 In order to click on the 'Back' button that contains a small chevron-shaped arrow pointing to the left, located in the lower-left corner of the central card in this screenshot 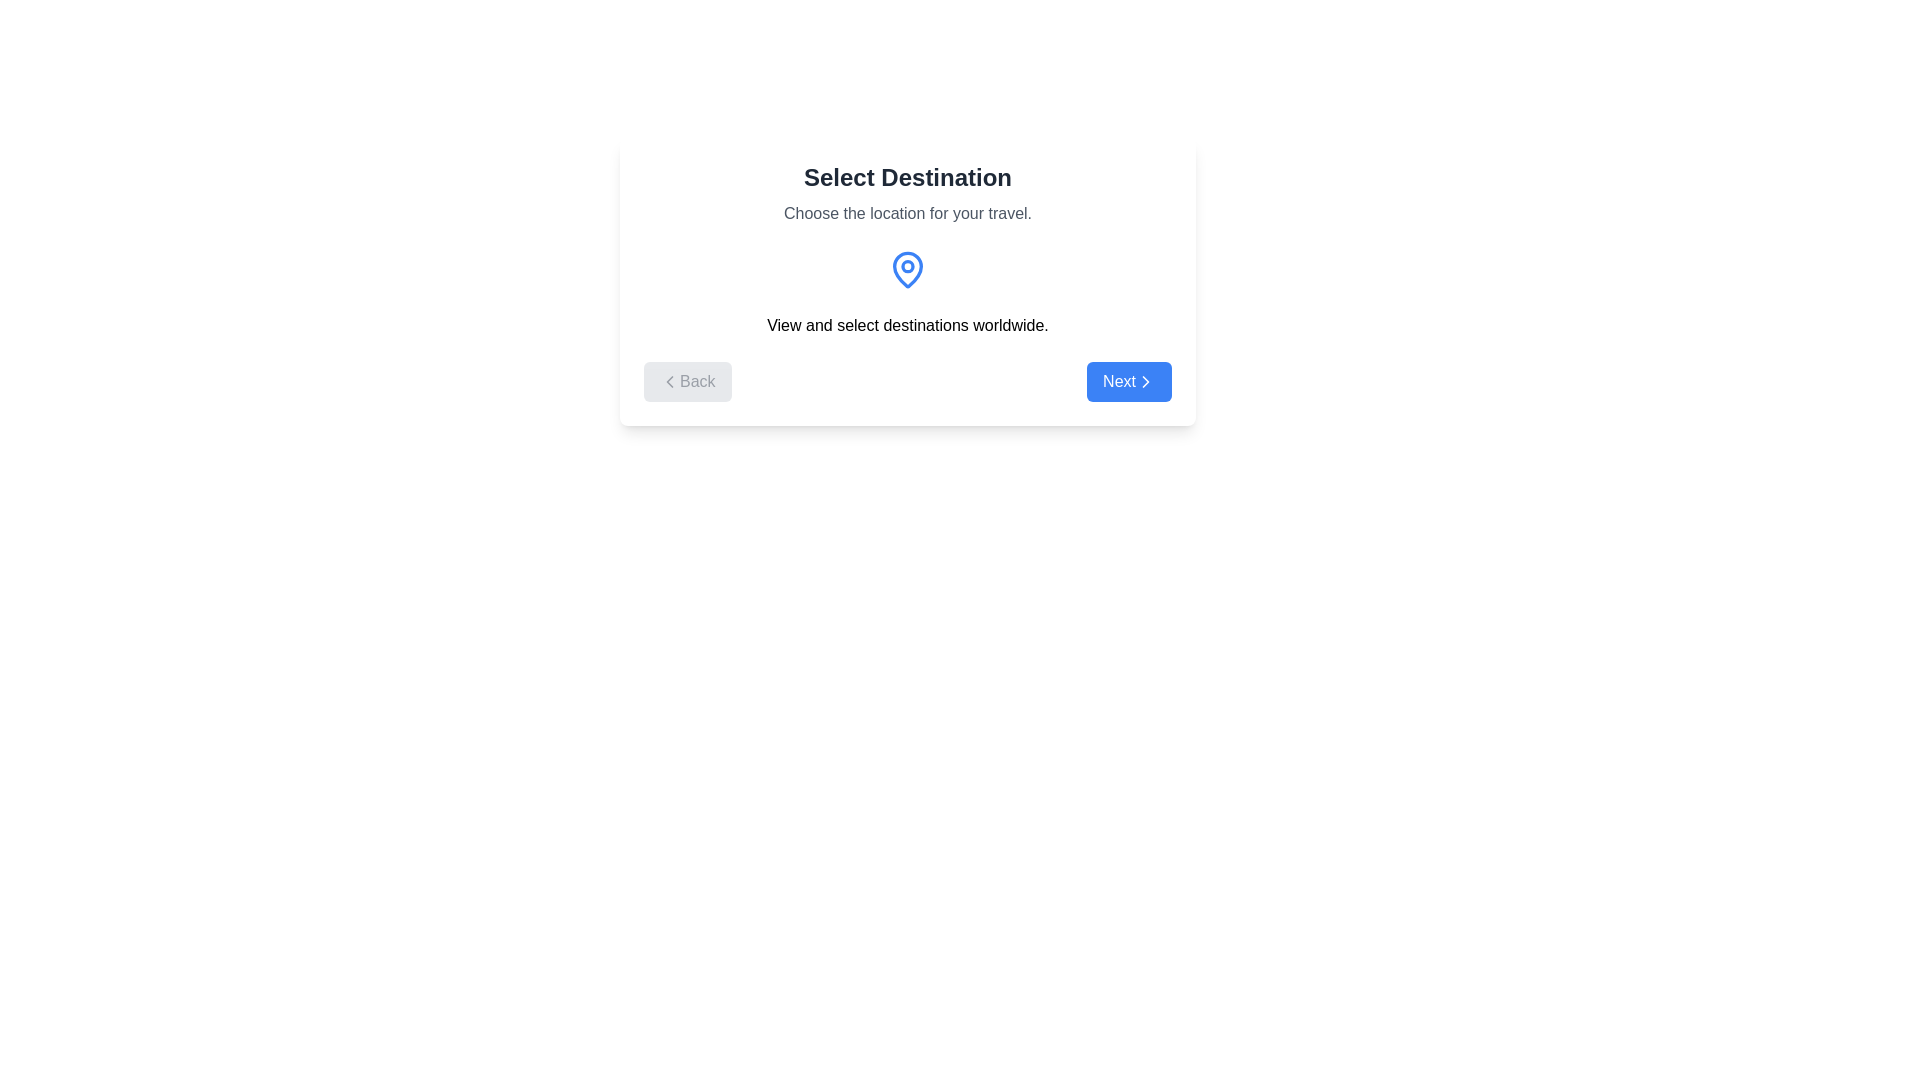, I will do `click(670, 381)`.